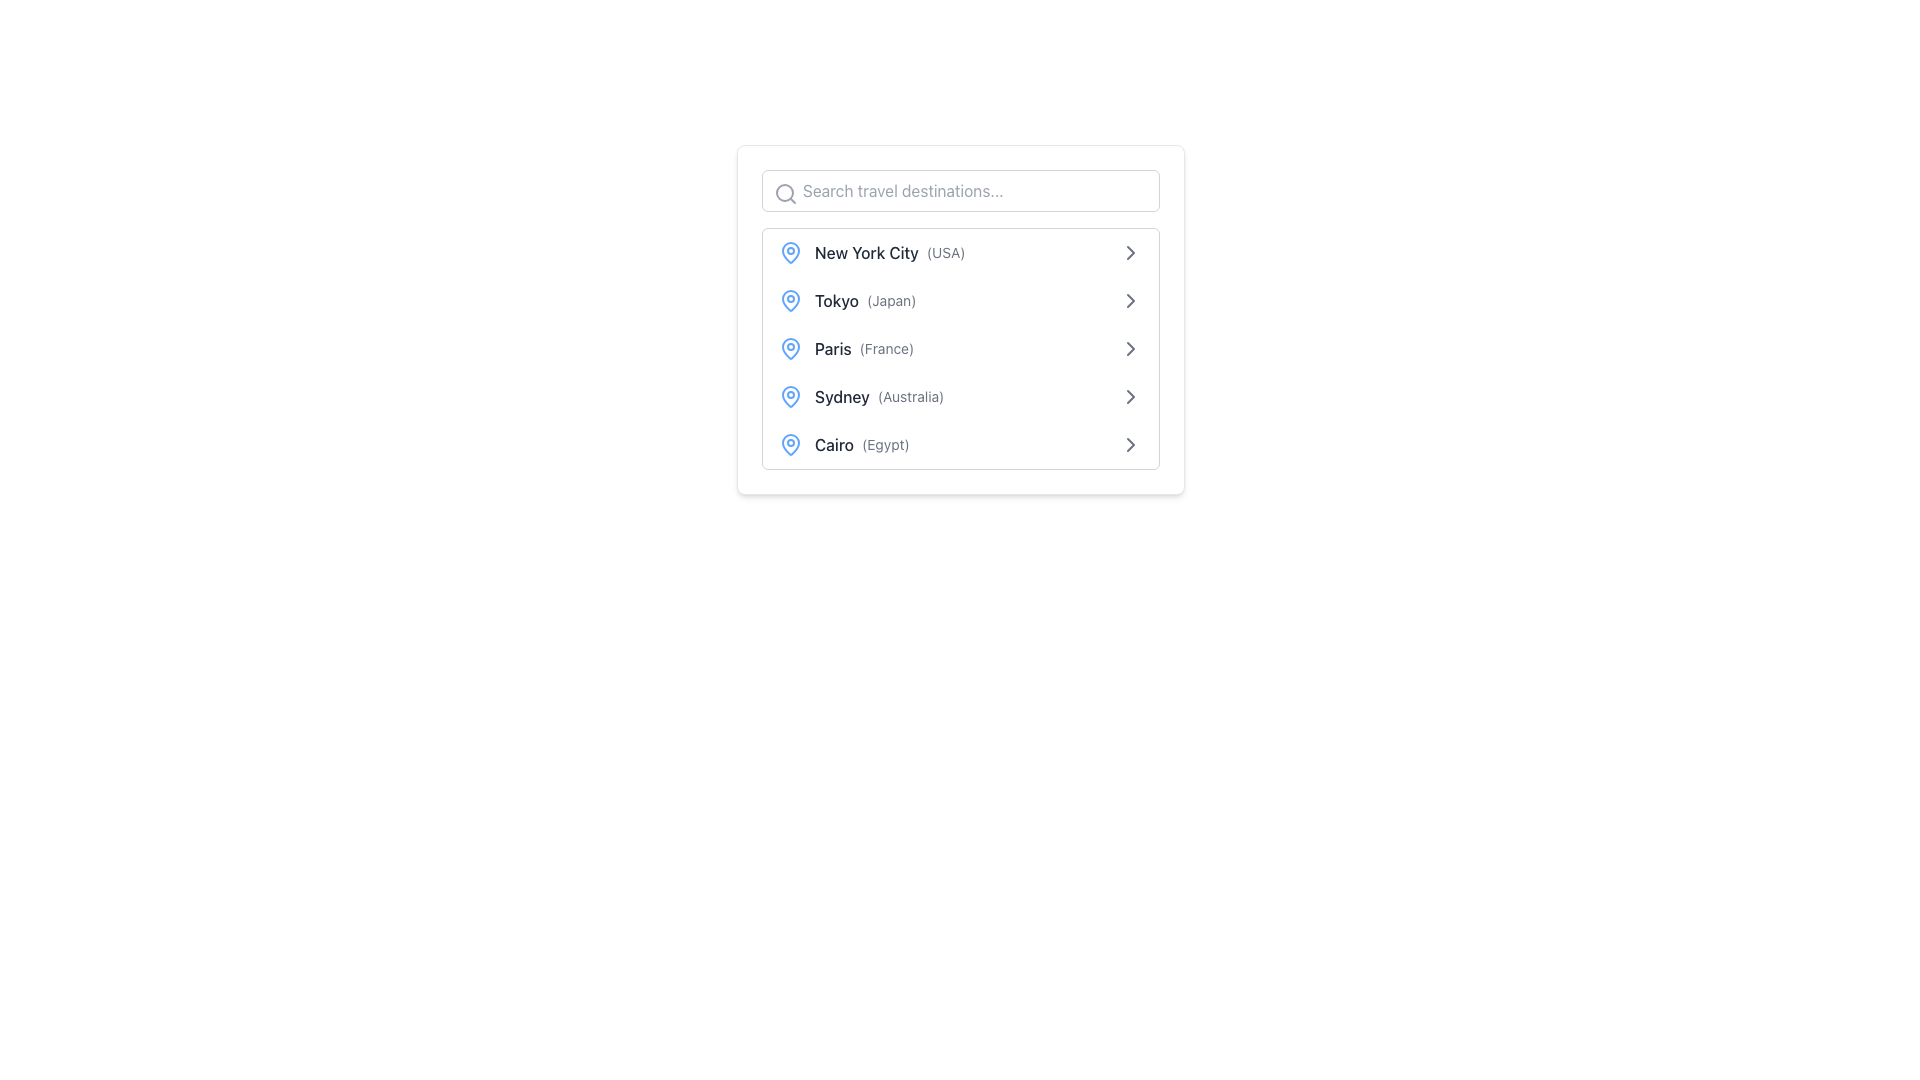 The height and width of the screenshot is (1080, 1920). Describe the element at coordinates (790, 442) in the screenshot. I see `the map pin icon located in the fifth item of the vertical list of locations` at that location.